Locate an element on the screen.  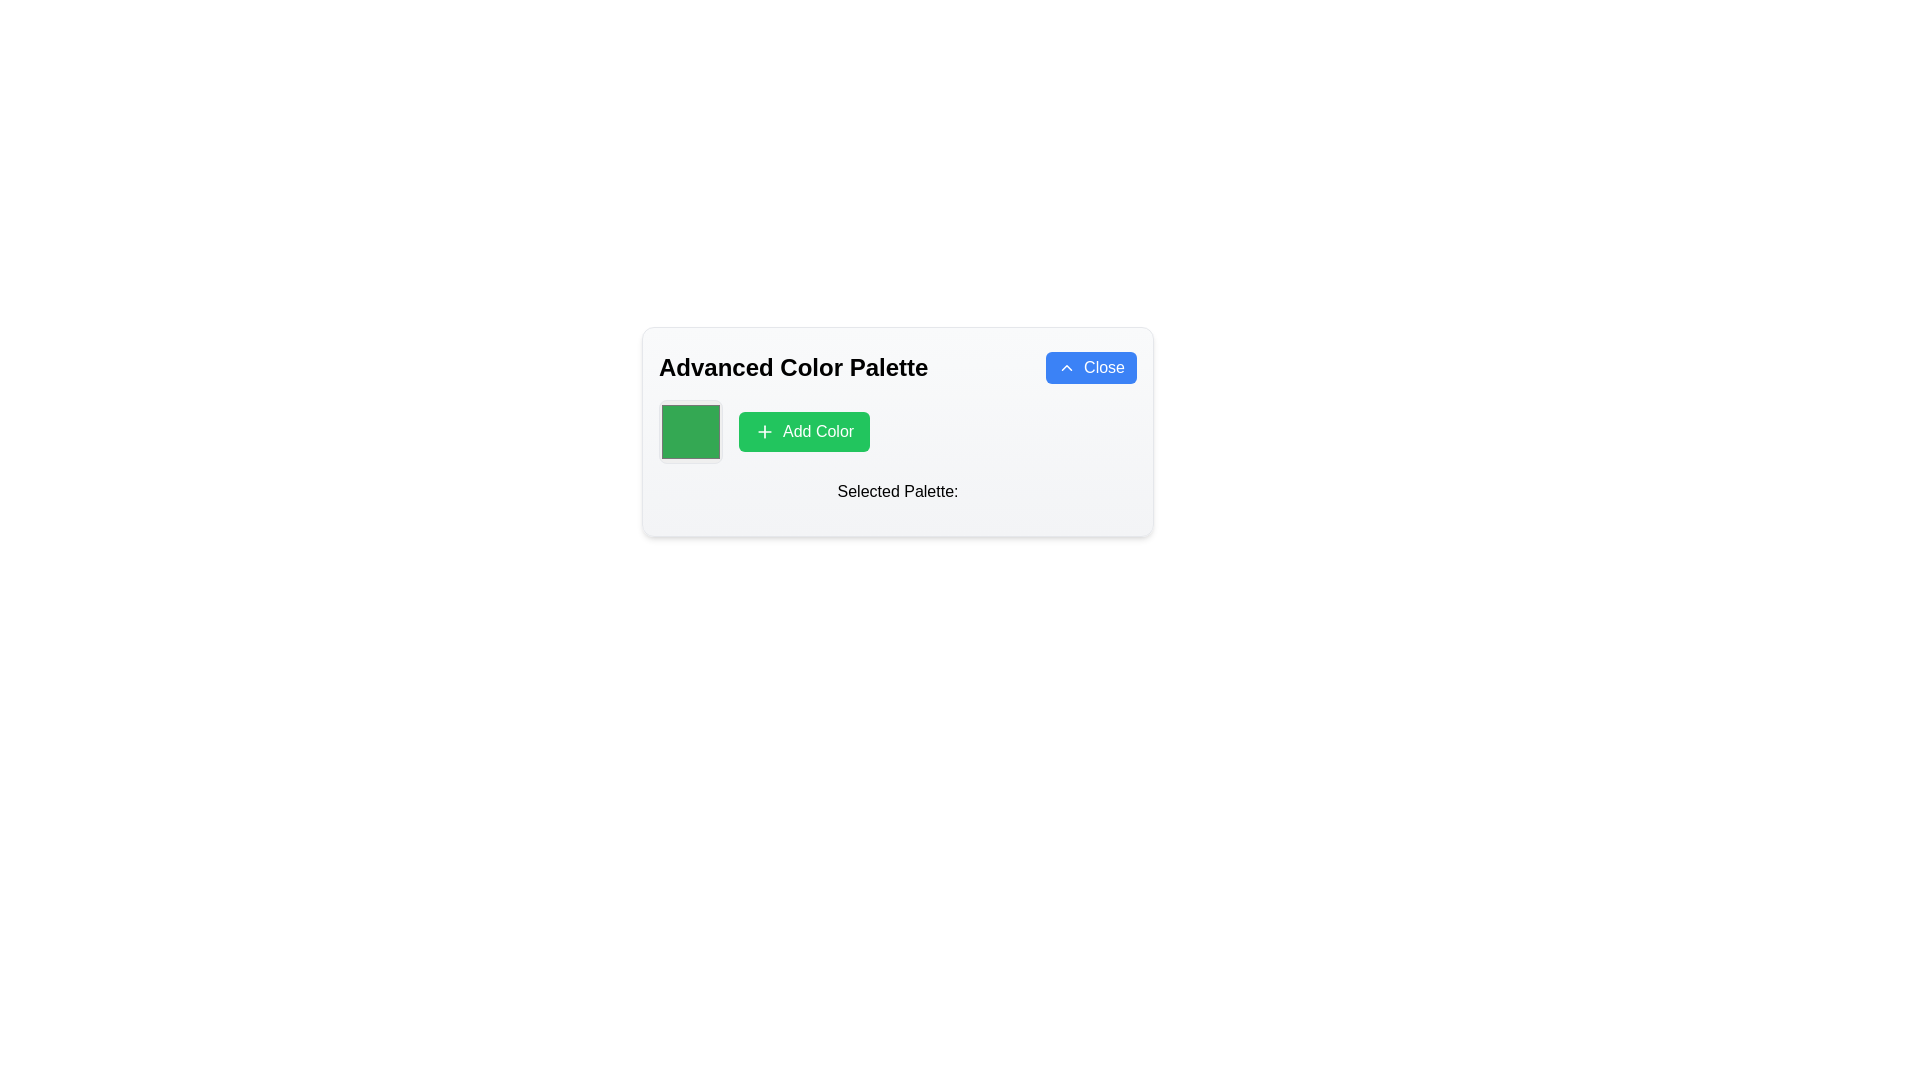
the button that allows users to add a new color to the palette, positioned to the right of a green square color swatch and below the text 'Advanced Color Palette' is located at coordinates (804, 431).